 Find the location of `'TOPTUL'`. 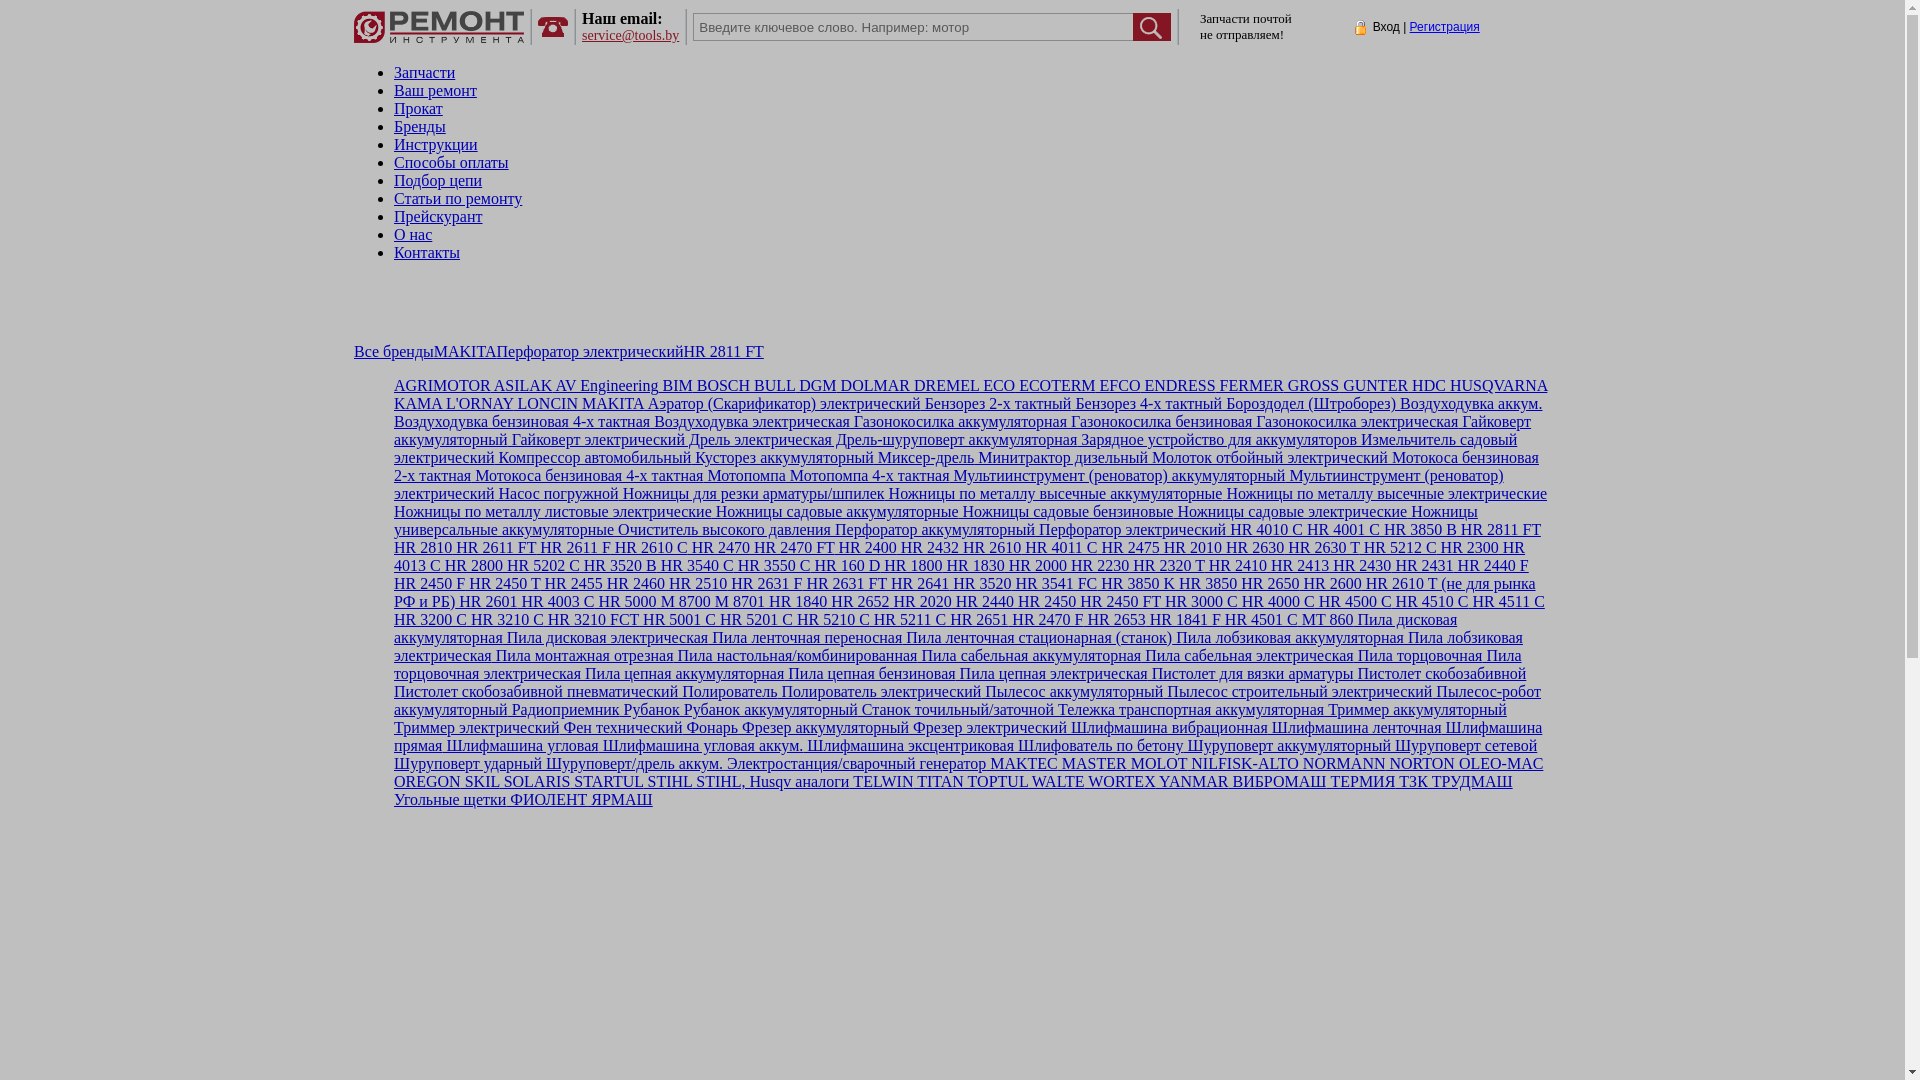

'TOPTUL' is located at coordinates (996, 780).